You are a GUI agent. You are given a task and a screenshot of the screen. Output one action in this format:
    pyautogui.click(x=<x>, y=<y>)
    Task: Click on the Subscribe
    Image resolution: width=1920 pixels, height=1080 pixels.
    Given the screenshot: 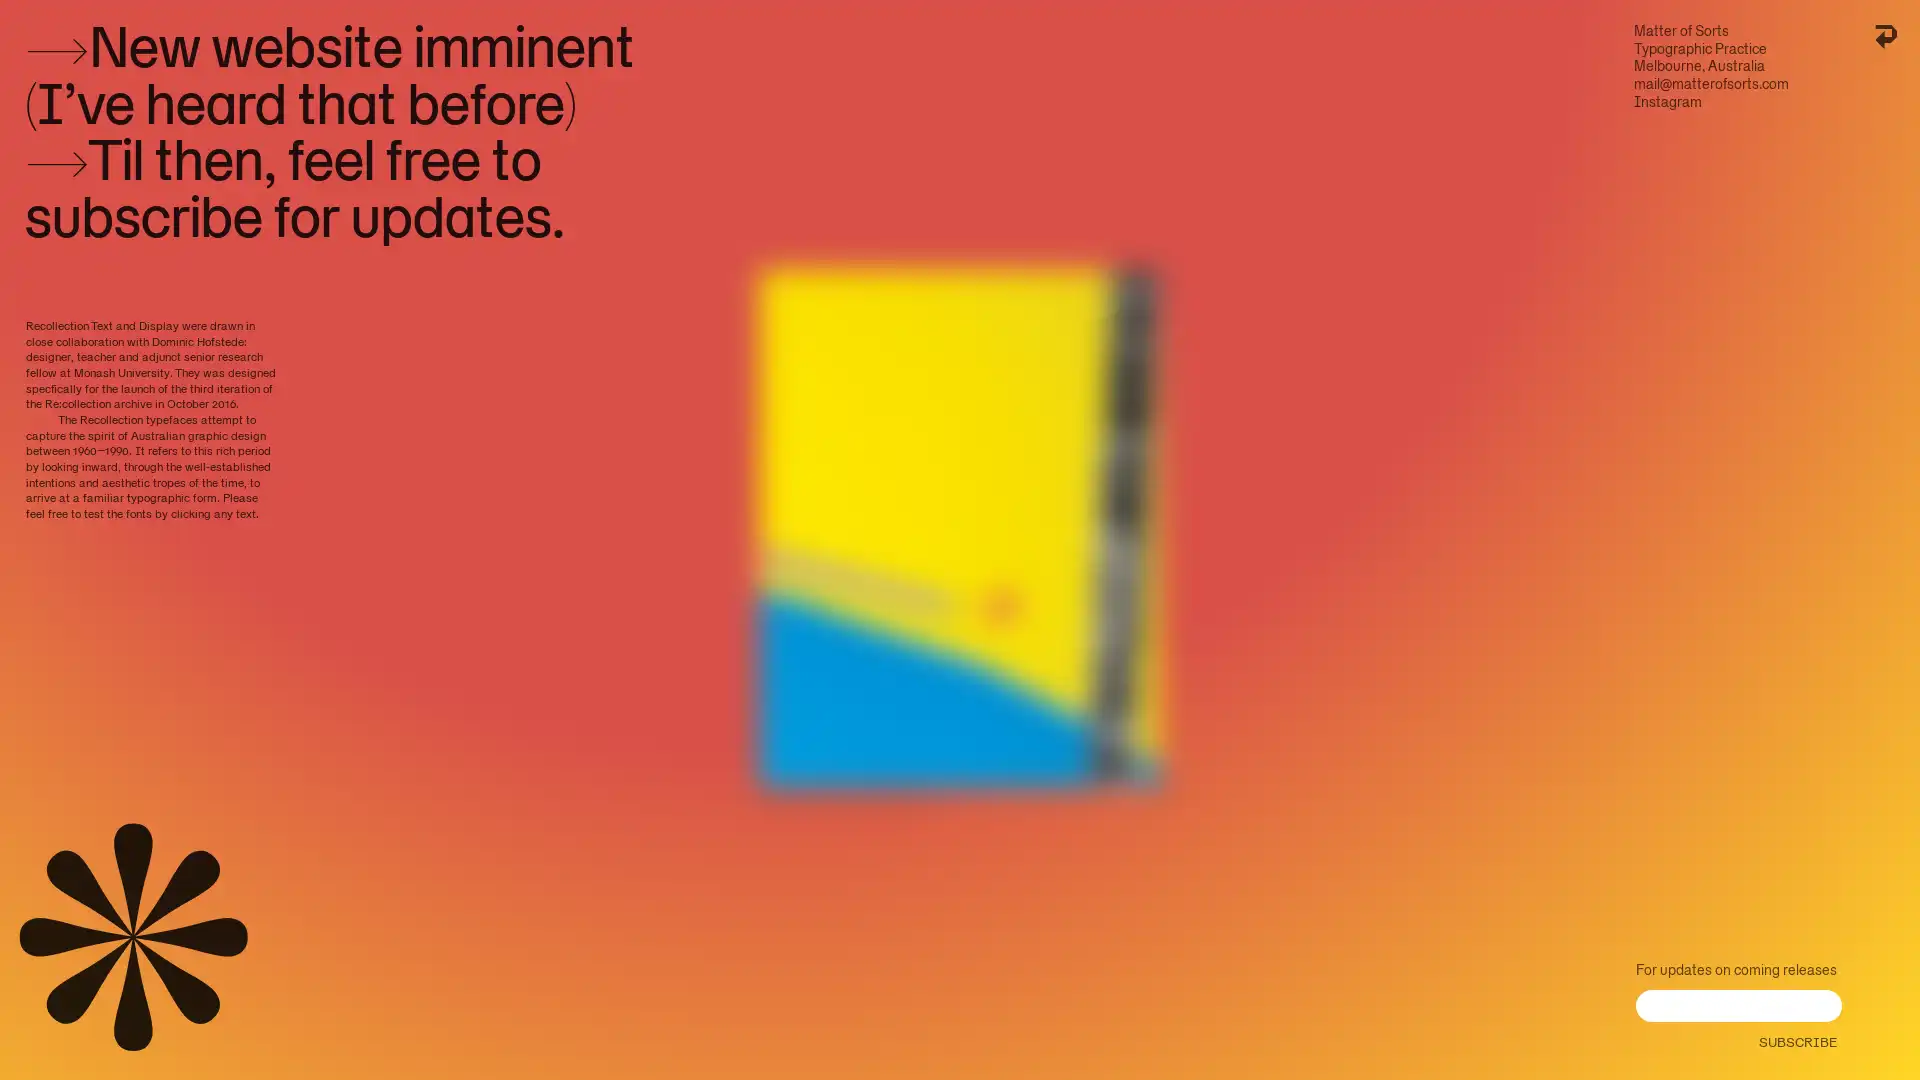 What is the action you would take?
    pyautogui.click(x=1795, y=1036)
    